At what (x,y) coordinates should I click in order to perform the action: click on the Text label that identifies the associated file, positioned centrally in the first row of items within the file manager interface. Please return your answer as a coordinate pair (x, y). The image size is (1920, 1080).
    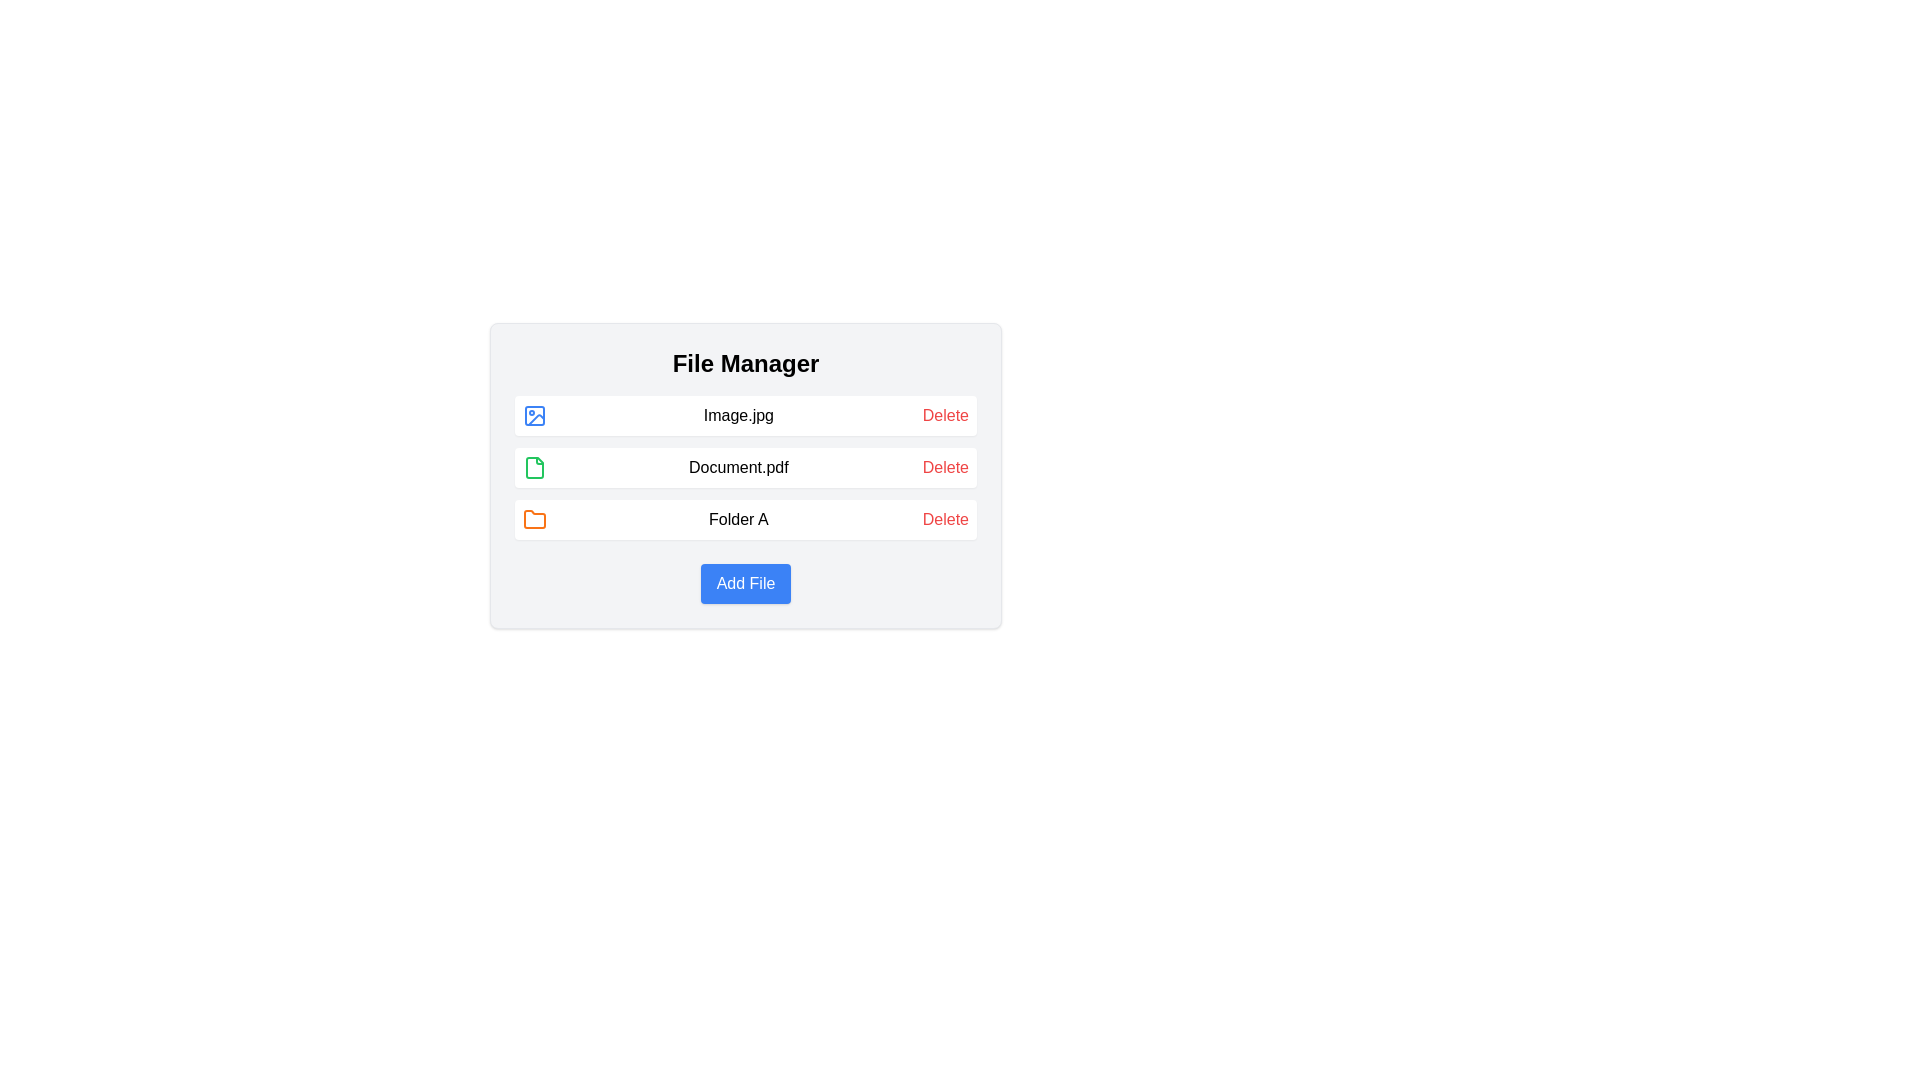
    Looking at the image, I should click on (737, 415).